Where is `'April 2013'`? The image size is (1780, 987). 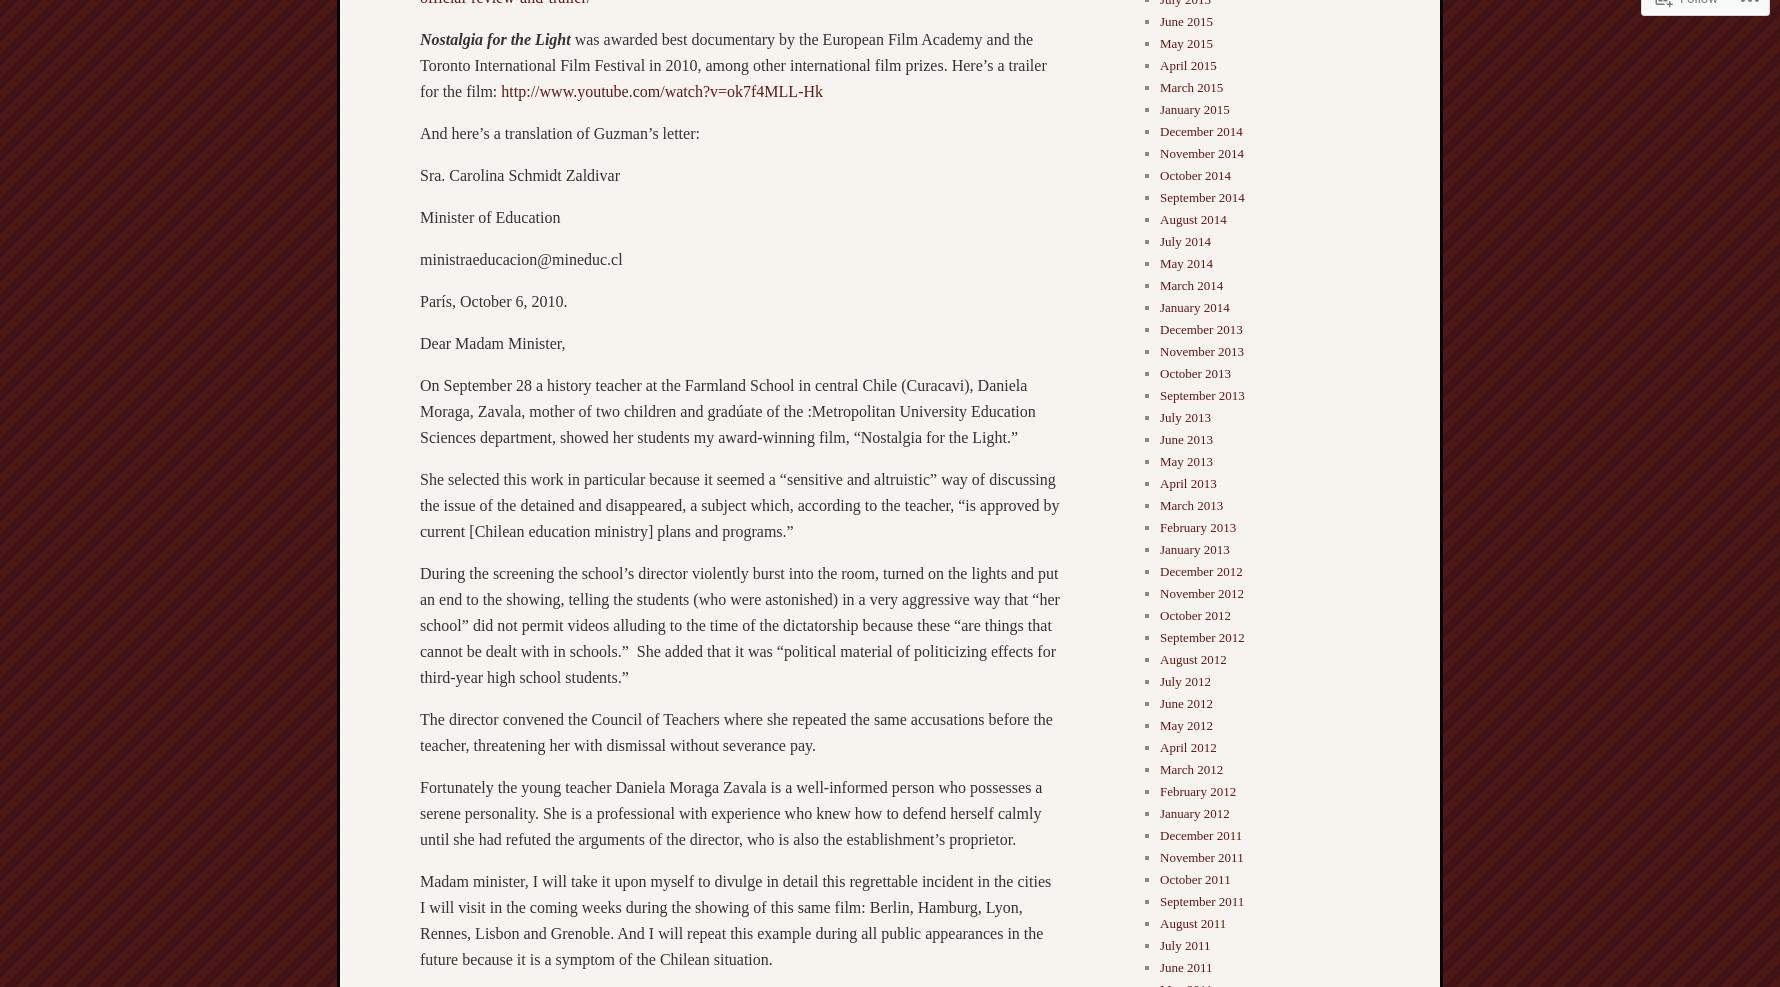
'April 2013' is located at coordinates (1159, 481).